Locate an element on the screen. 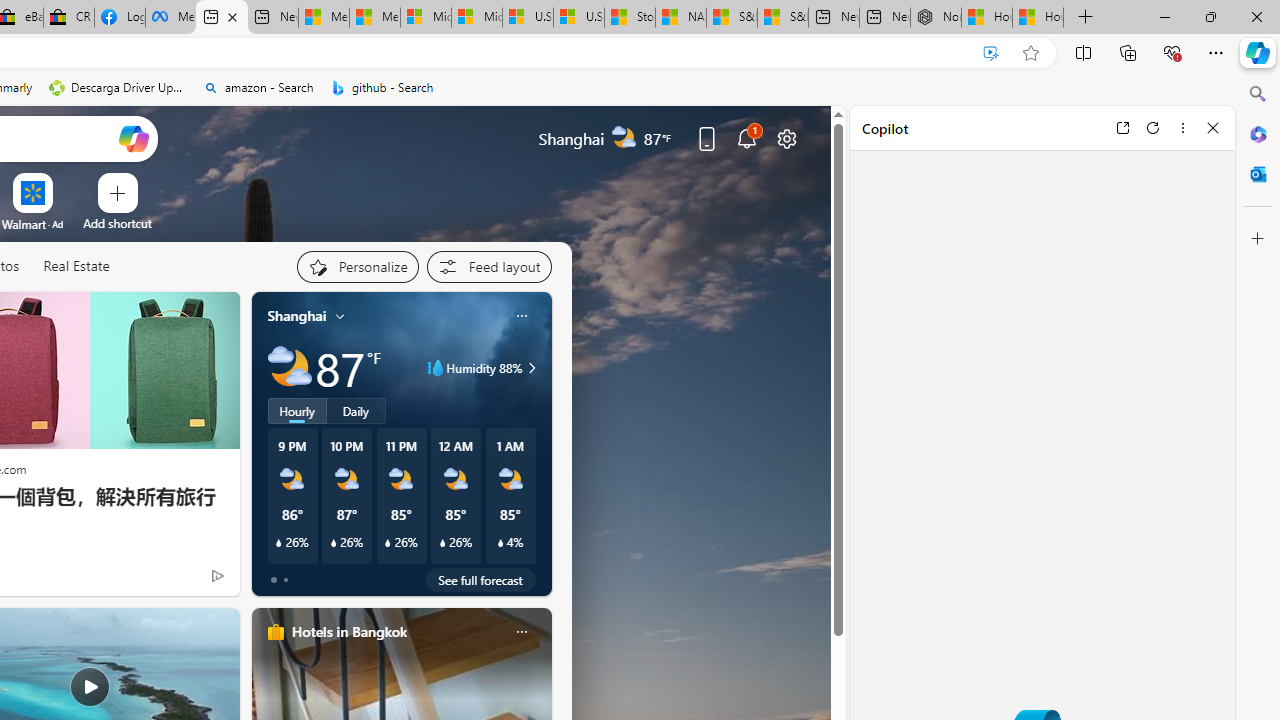  'Settings and more (Alt+F)' is located at coordinates (1215, 51).